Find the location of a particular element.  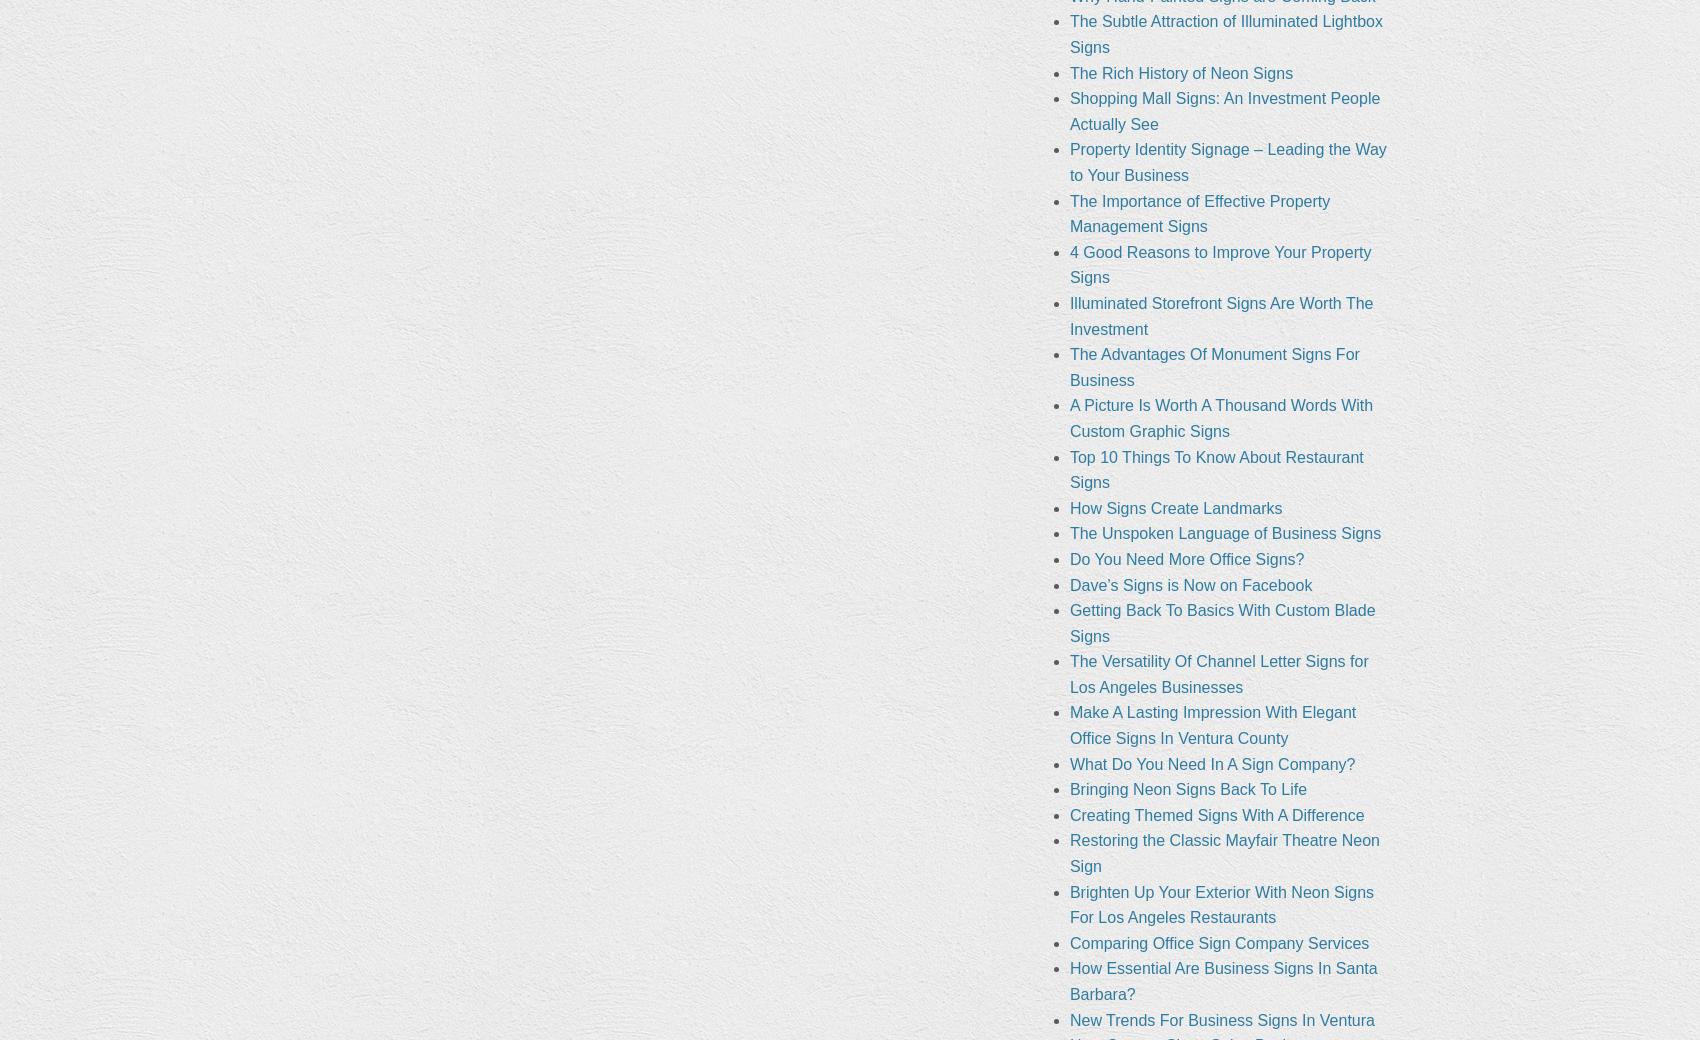

'Comparing Office Sign Company Services' is located at coordinates (1218, 942).